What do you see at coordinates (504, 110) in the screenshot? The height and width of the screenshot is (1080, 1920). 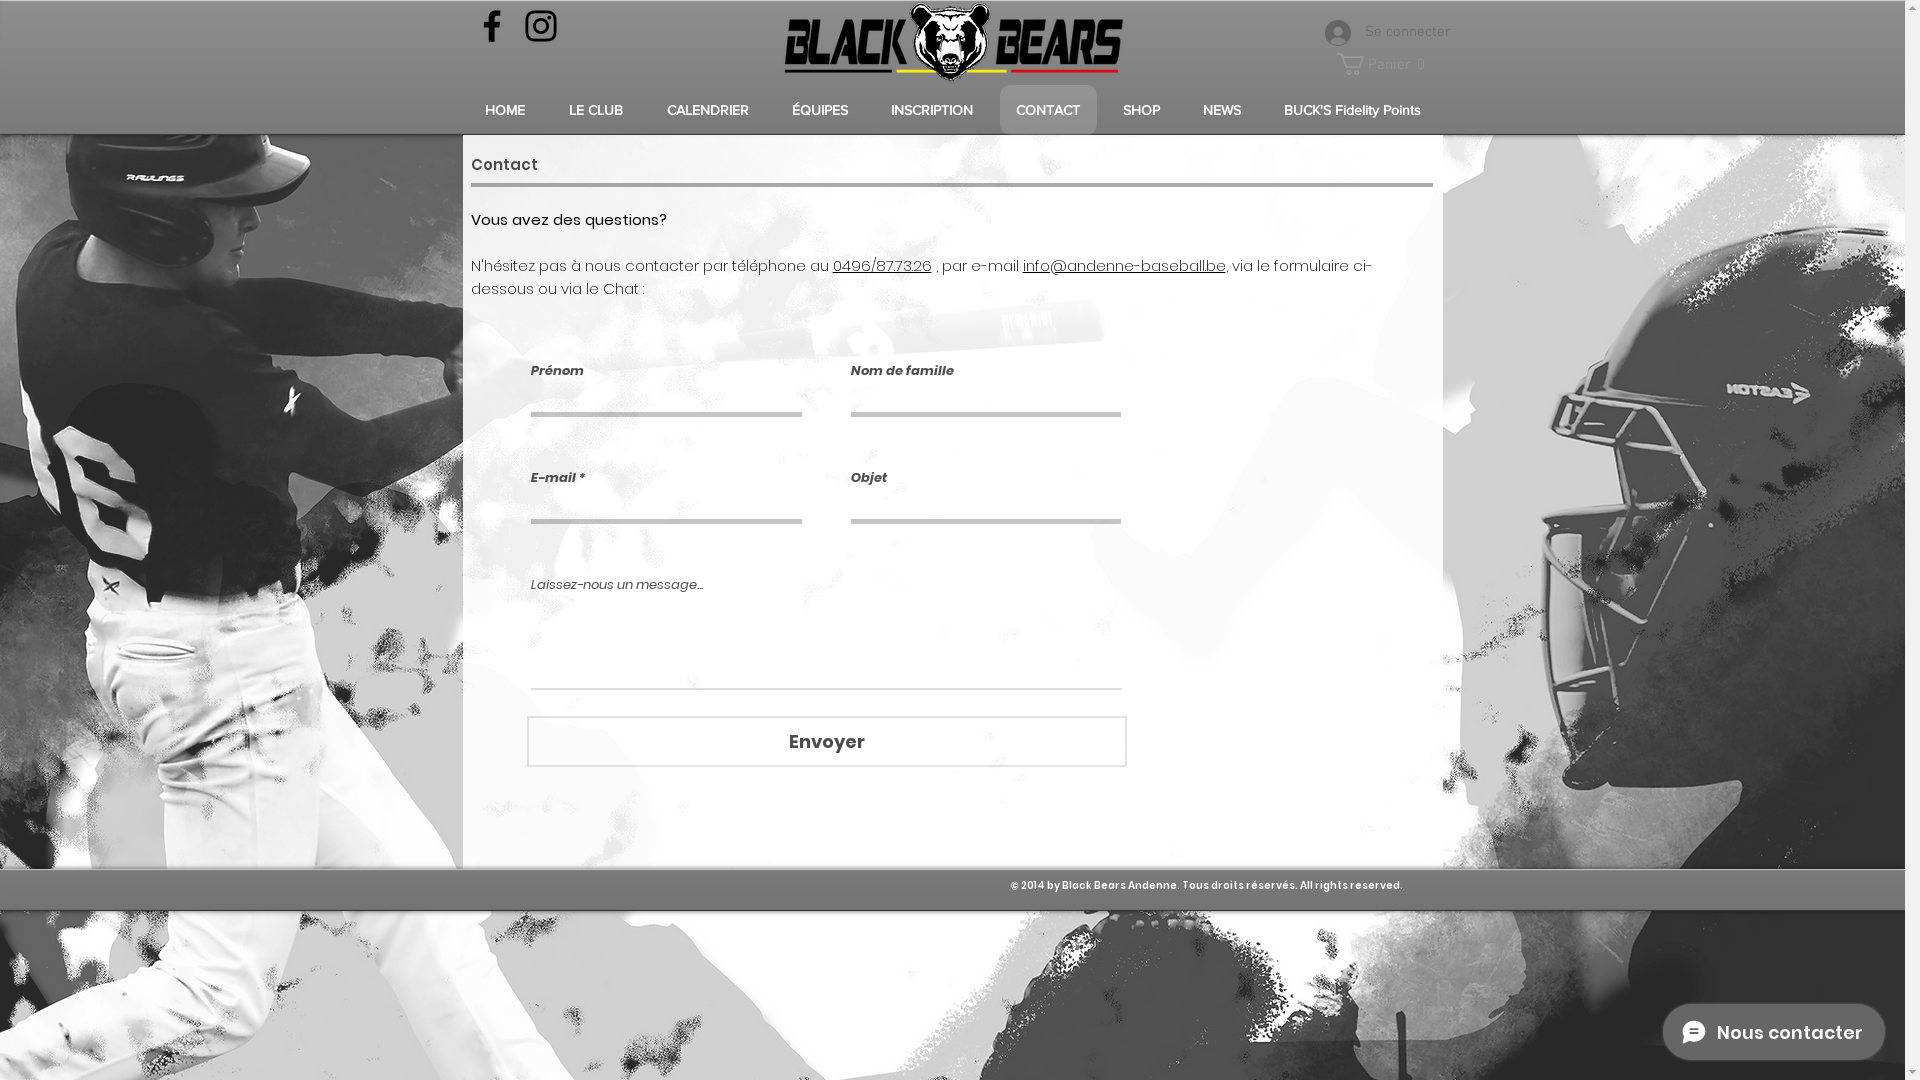 I see `'HOME'` at bounding box center [504, 110].